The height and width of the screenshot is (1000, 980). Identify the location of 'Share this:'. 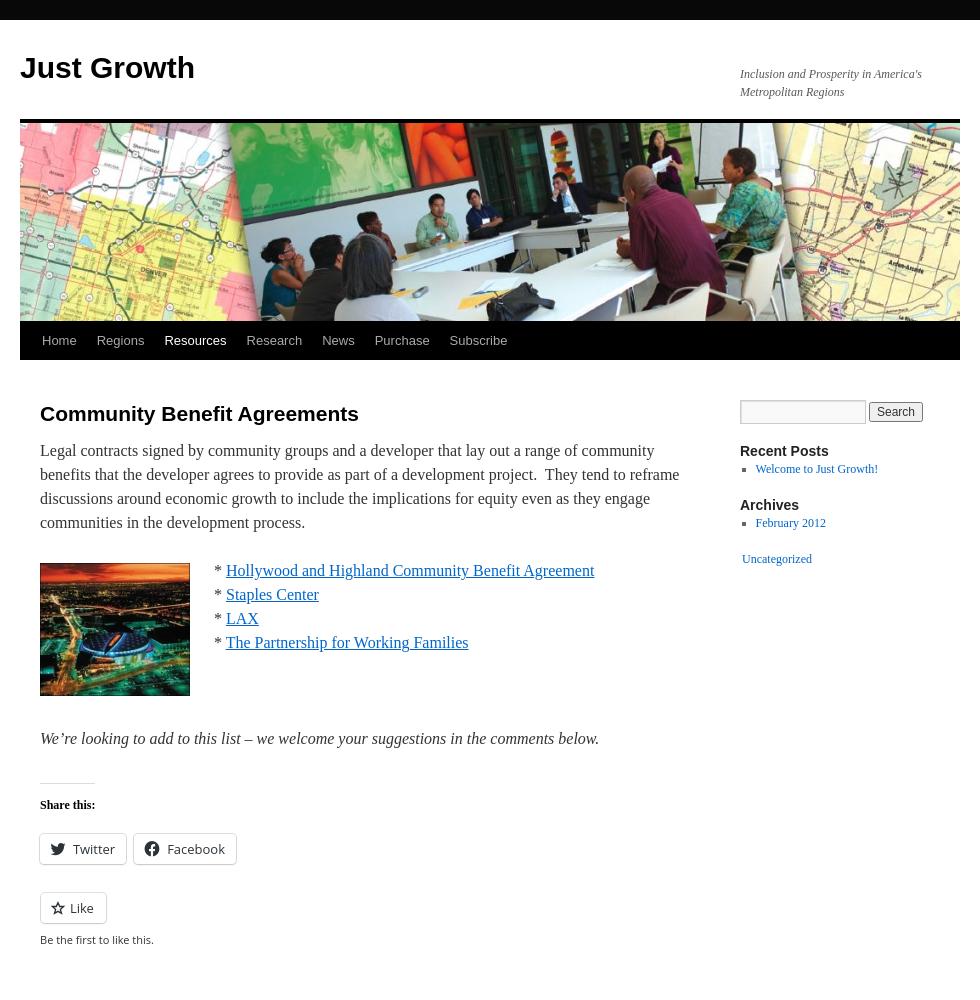
(67, 805).